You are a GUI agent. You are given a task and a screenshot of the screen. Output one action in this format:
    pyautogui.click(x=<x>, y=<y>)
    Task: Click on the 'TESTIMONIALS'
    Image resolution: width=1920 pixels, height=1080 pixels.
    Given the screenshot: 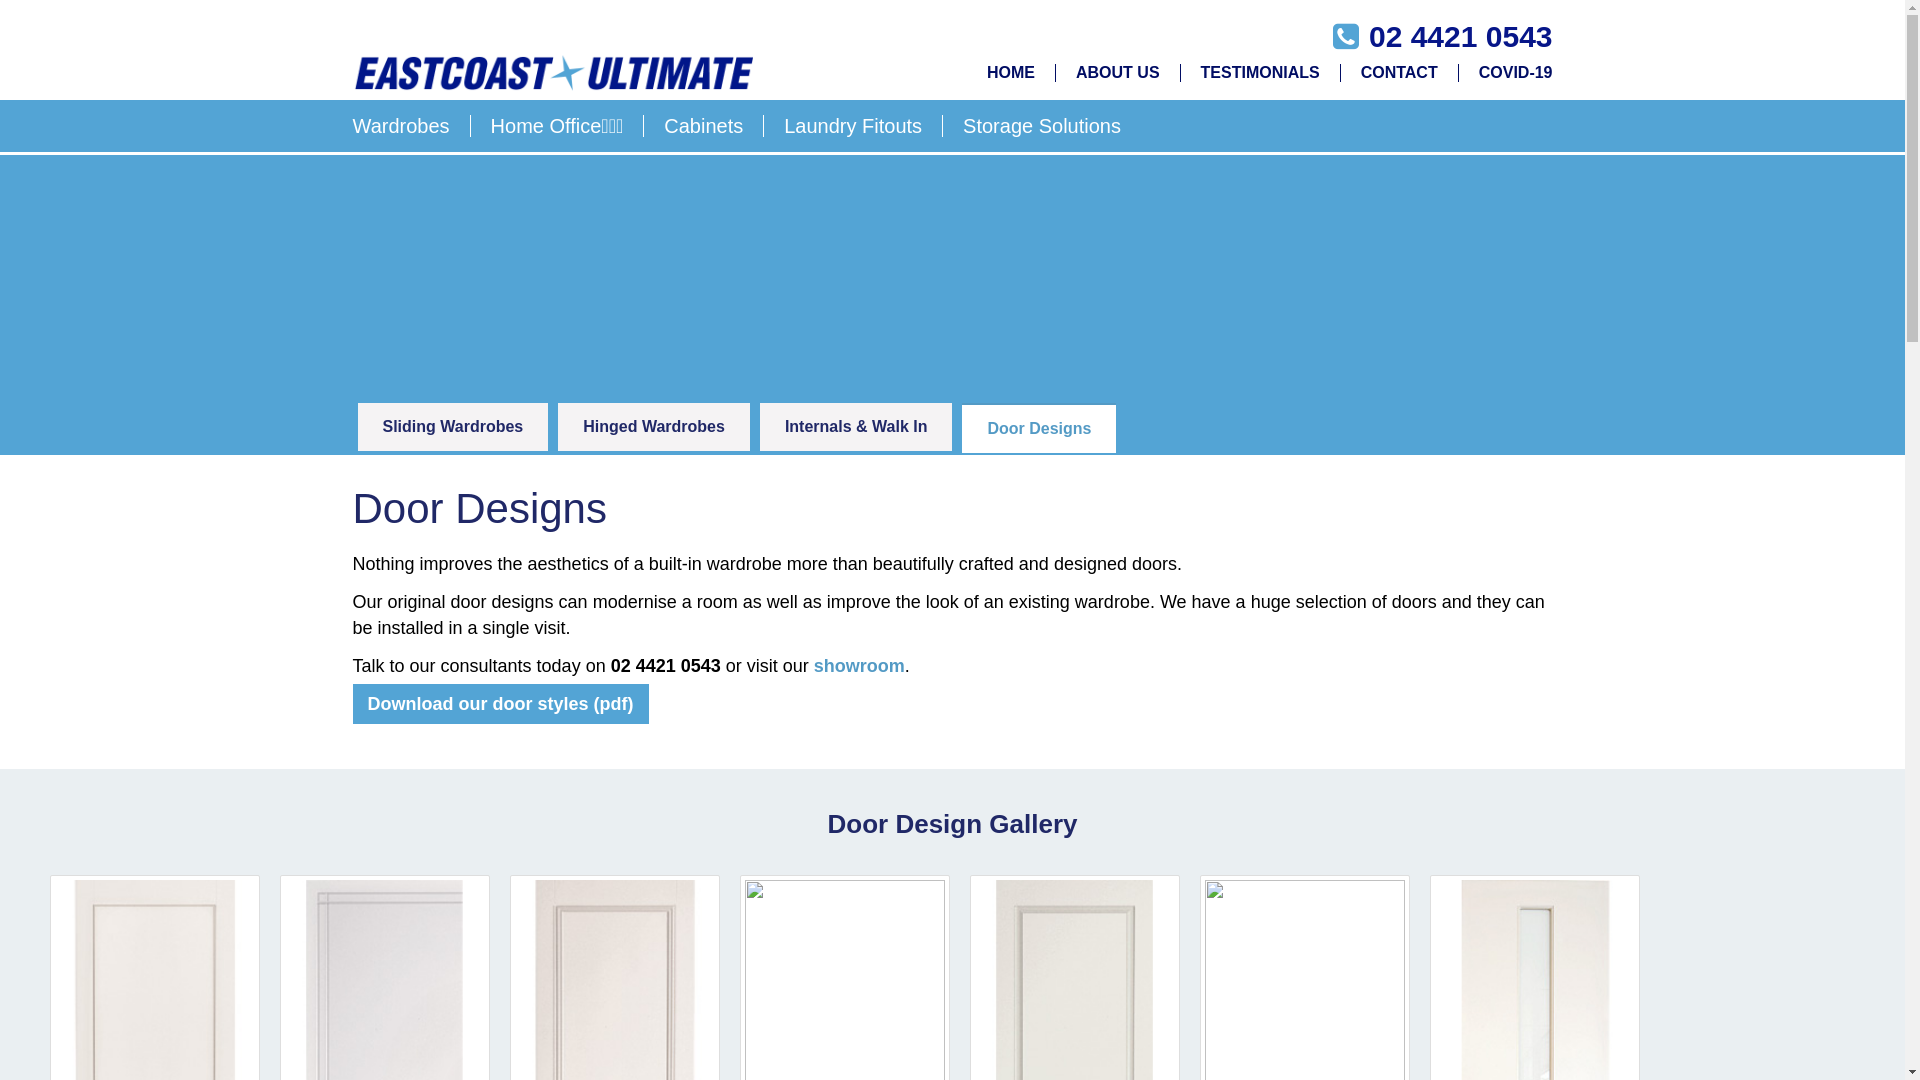 What is the action you would take?
    pyautogui.click(x=1180, y=72)
    